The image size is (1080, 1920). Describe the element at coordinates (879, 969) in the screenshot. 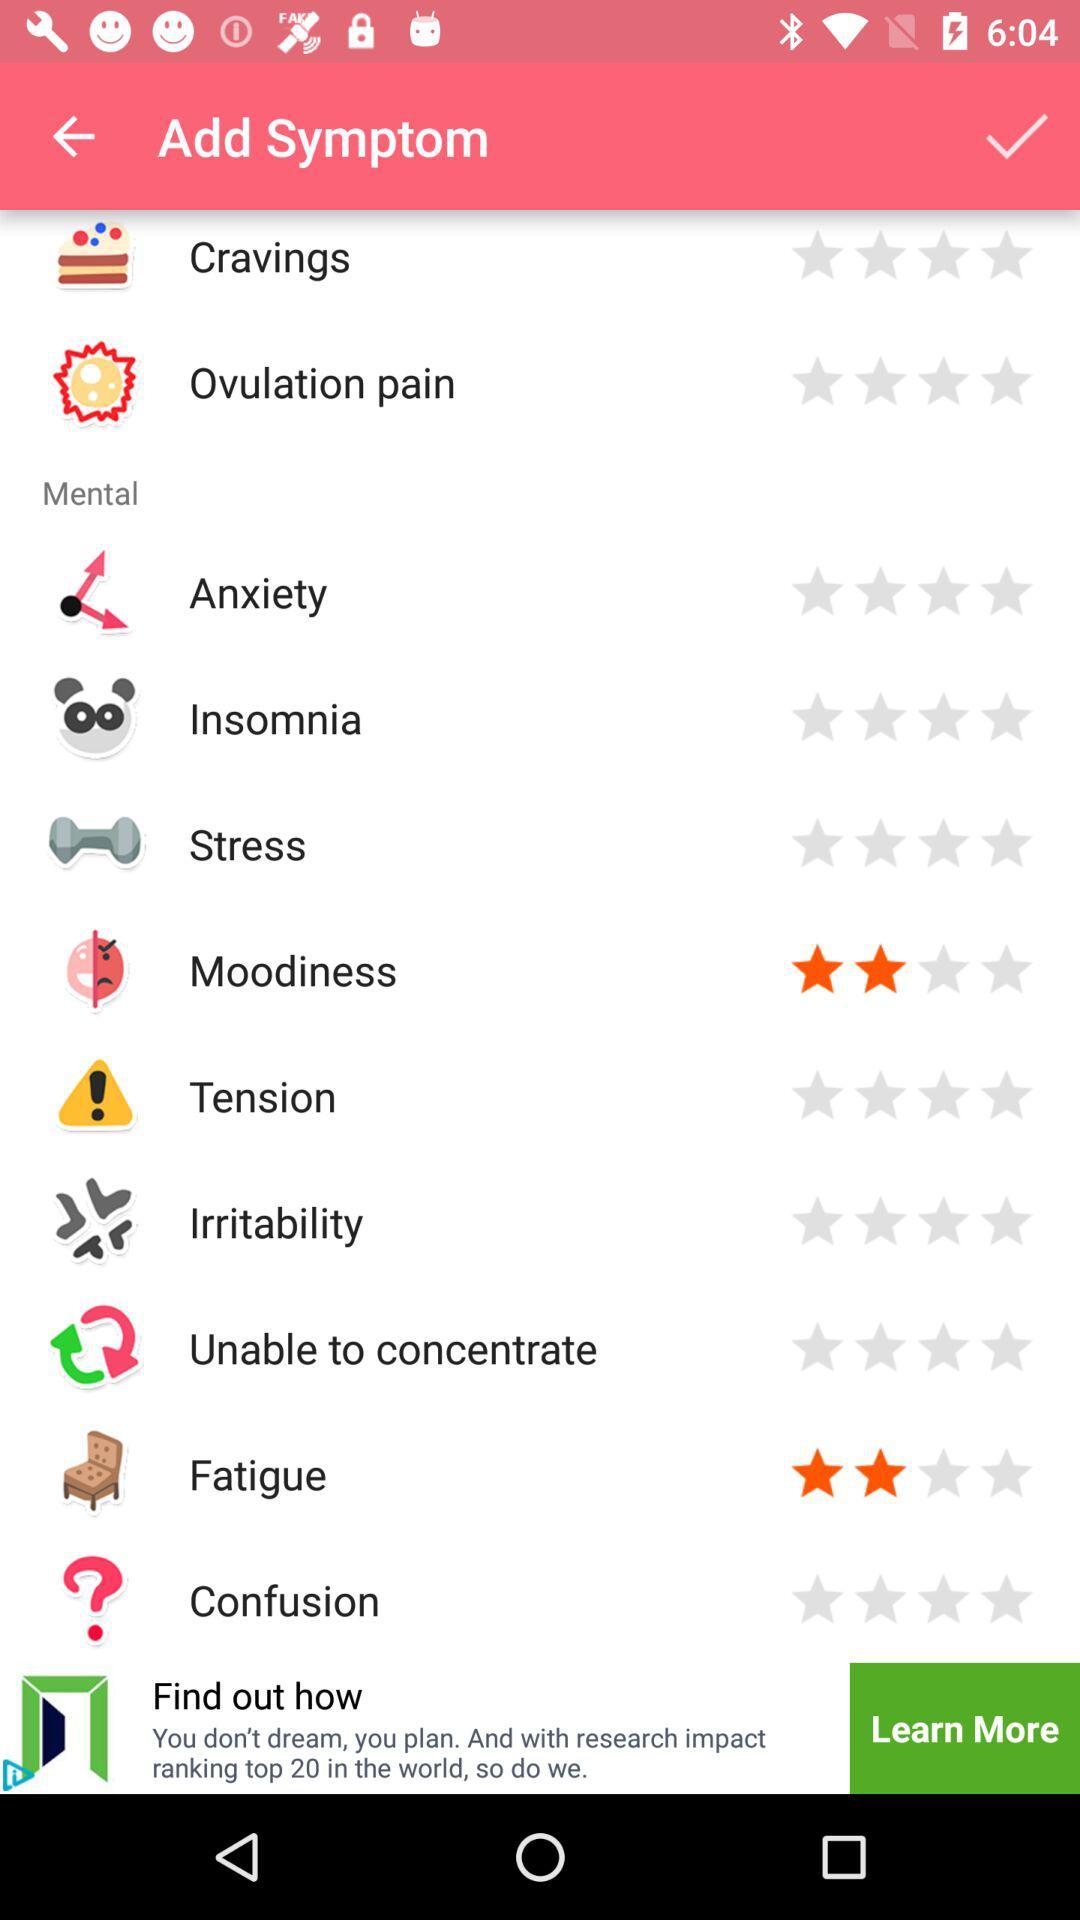

I see `two star rating` at that location.